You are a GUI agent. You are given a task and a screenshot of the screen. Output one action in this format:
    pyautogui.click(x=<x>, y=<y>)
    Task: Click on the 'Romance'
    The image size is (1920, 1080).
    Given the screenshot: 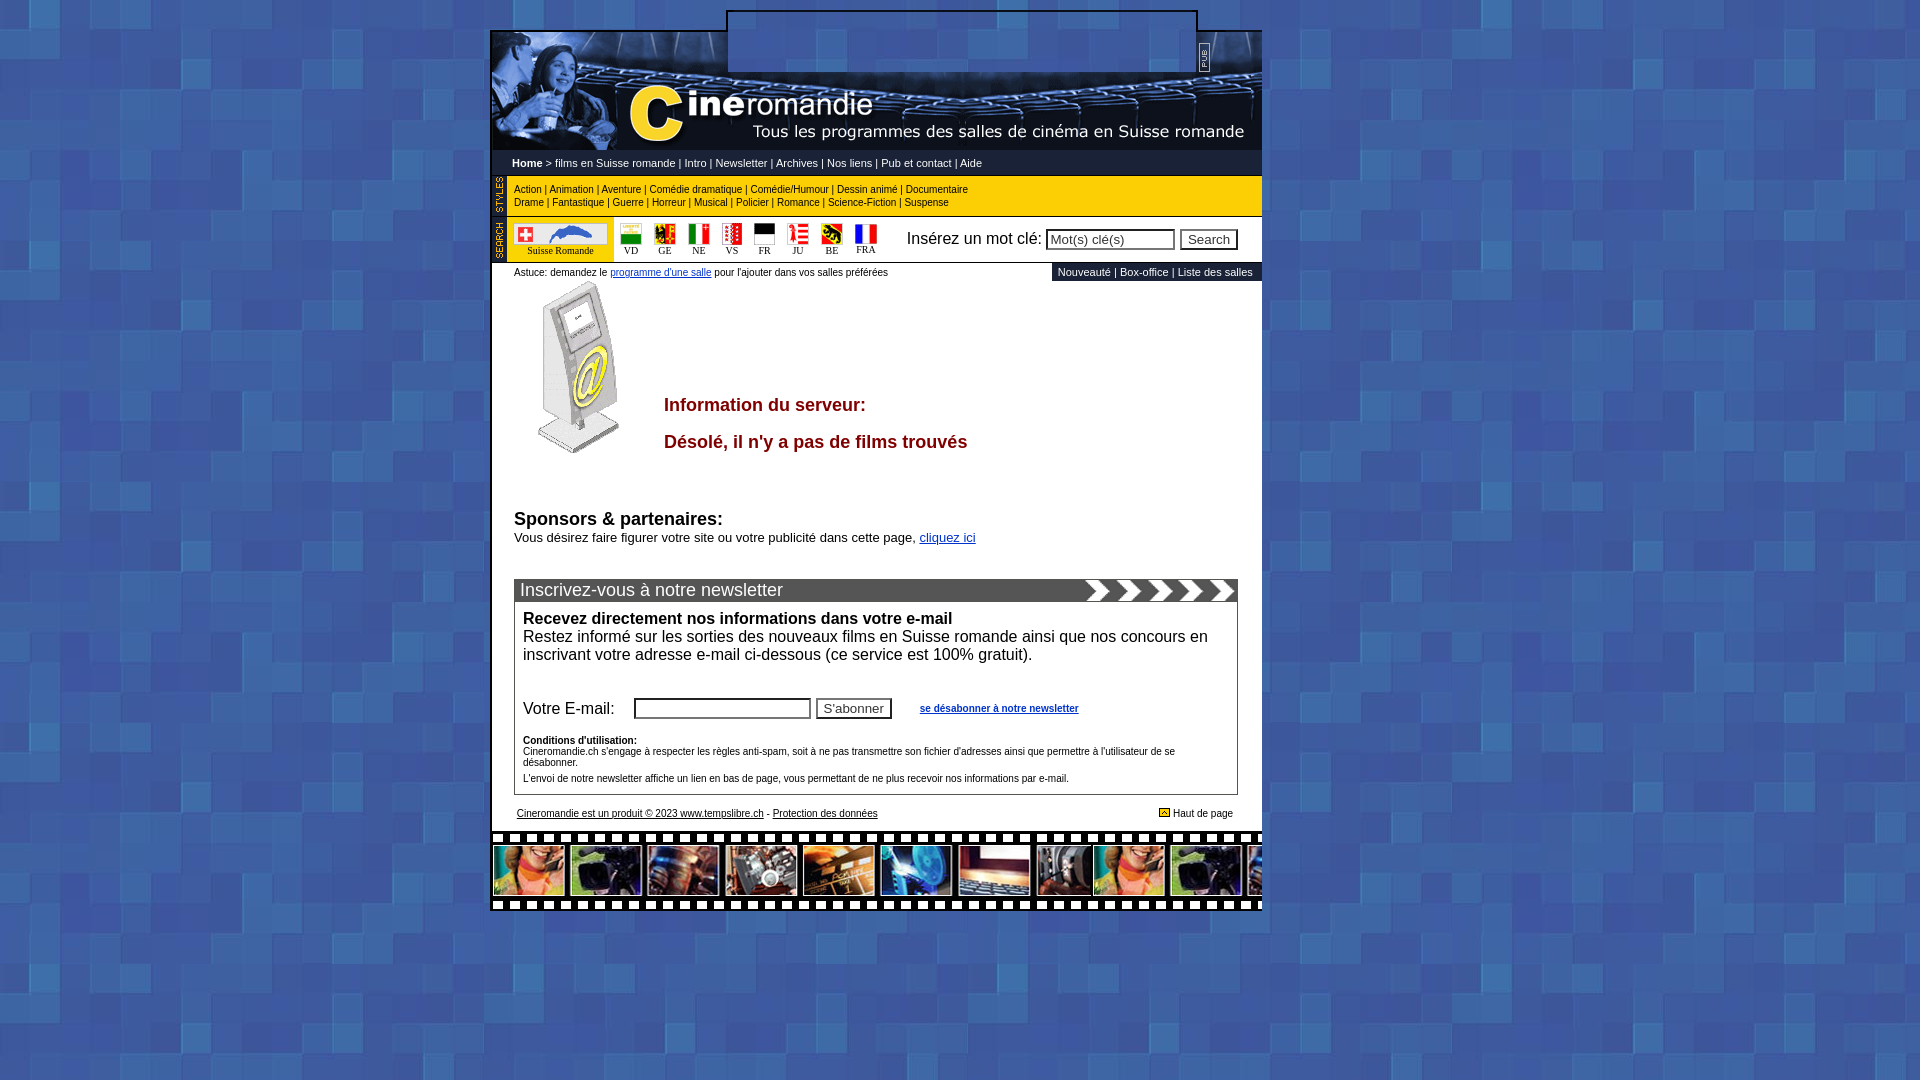 What is the action you would take?
    pyautogui.click(x=797, y=202)
    